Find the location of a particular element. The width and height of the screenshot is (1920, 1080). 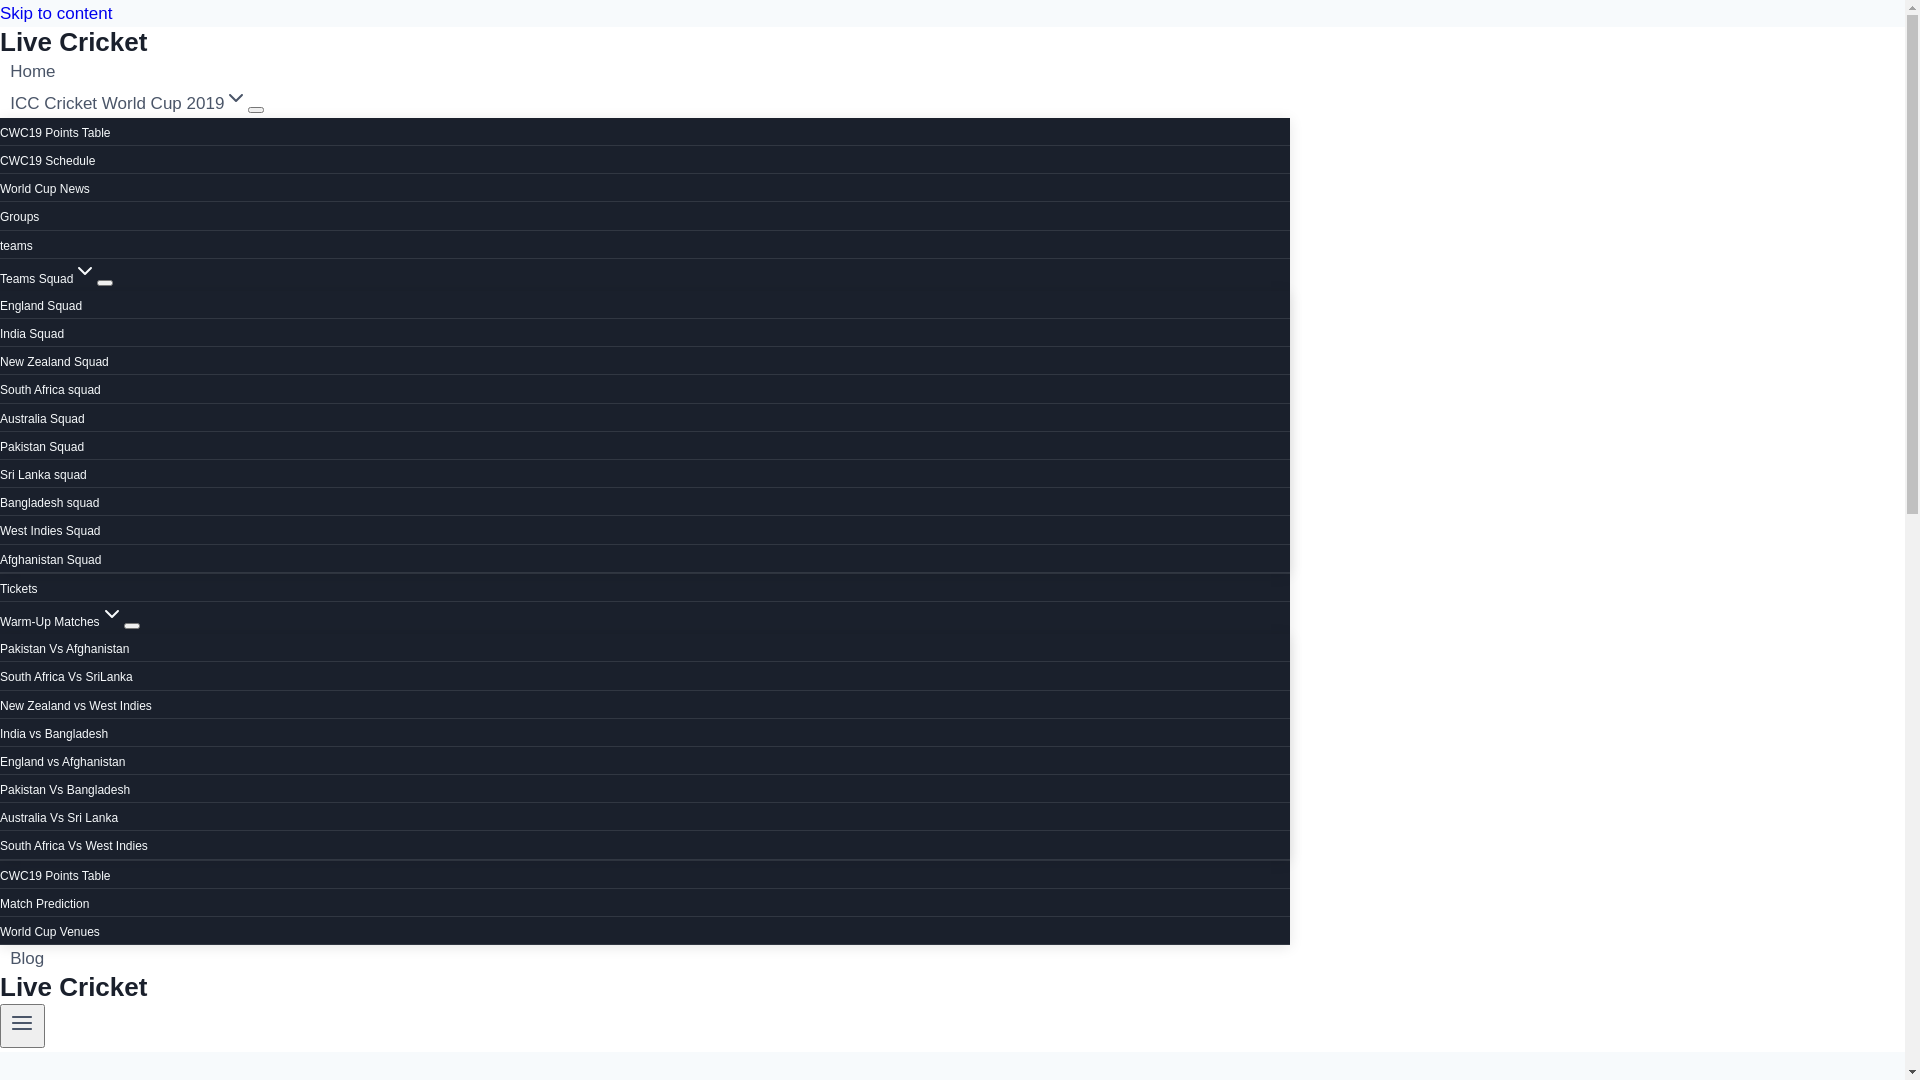

'CWC19 Schedule' is located at coordinates (0, 160).